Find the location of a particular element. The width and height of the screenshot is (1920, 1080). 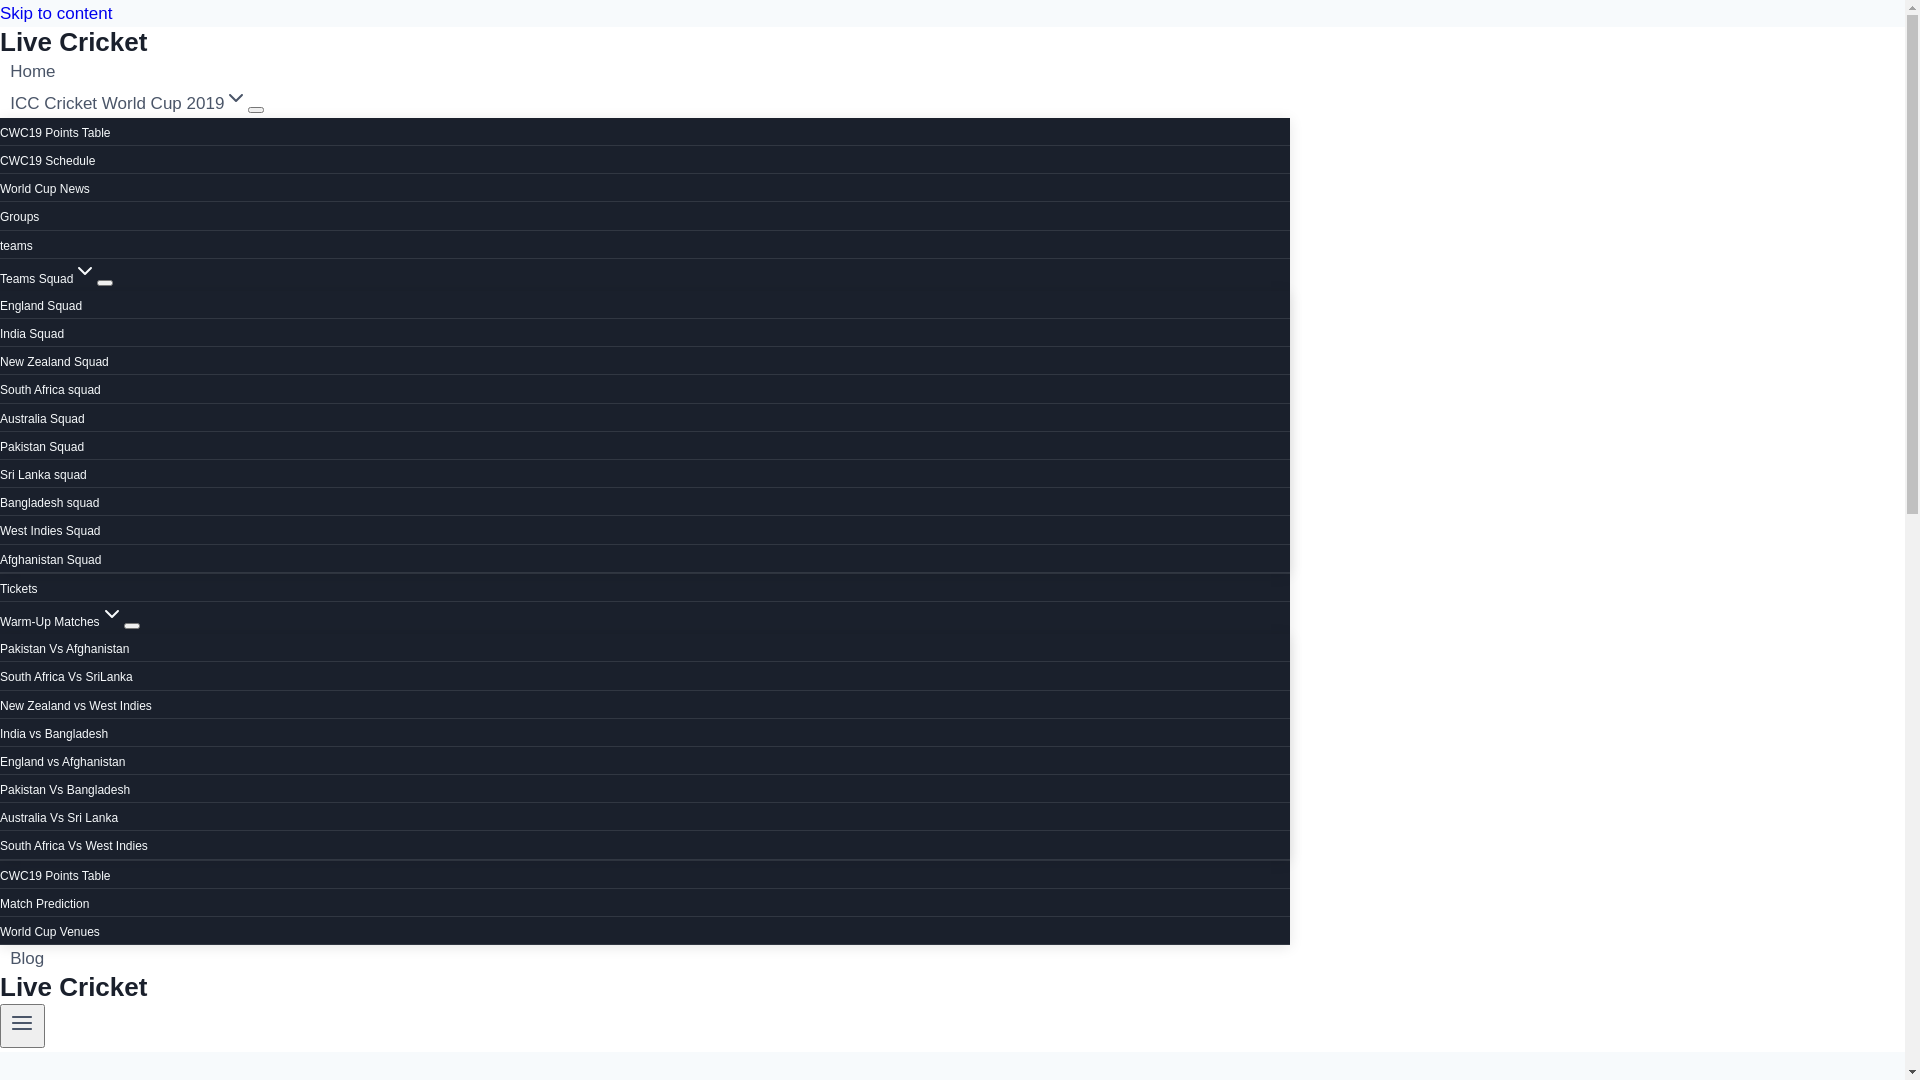

'CWC19 Schedule' is located at coordinates (0, 160).